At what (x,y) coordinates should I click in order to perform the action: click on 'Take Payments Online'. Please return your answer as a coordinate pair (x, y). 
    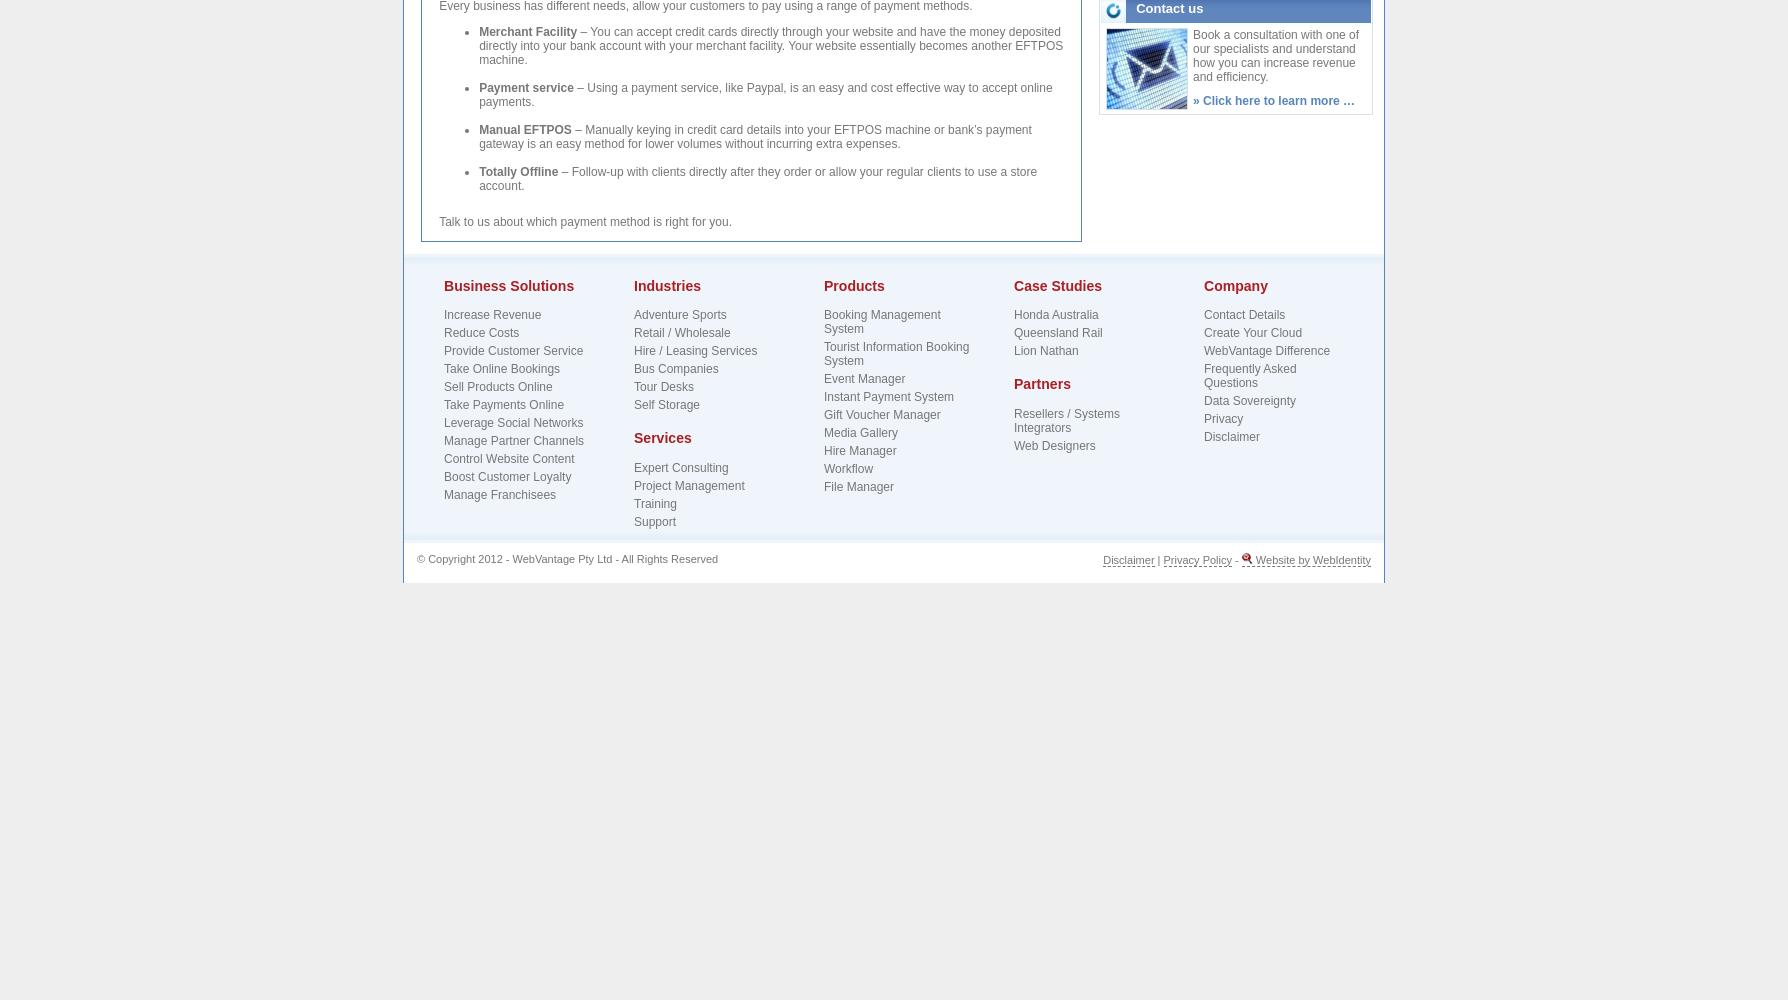
    Looking at the image, I should click on (442, 405).